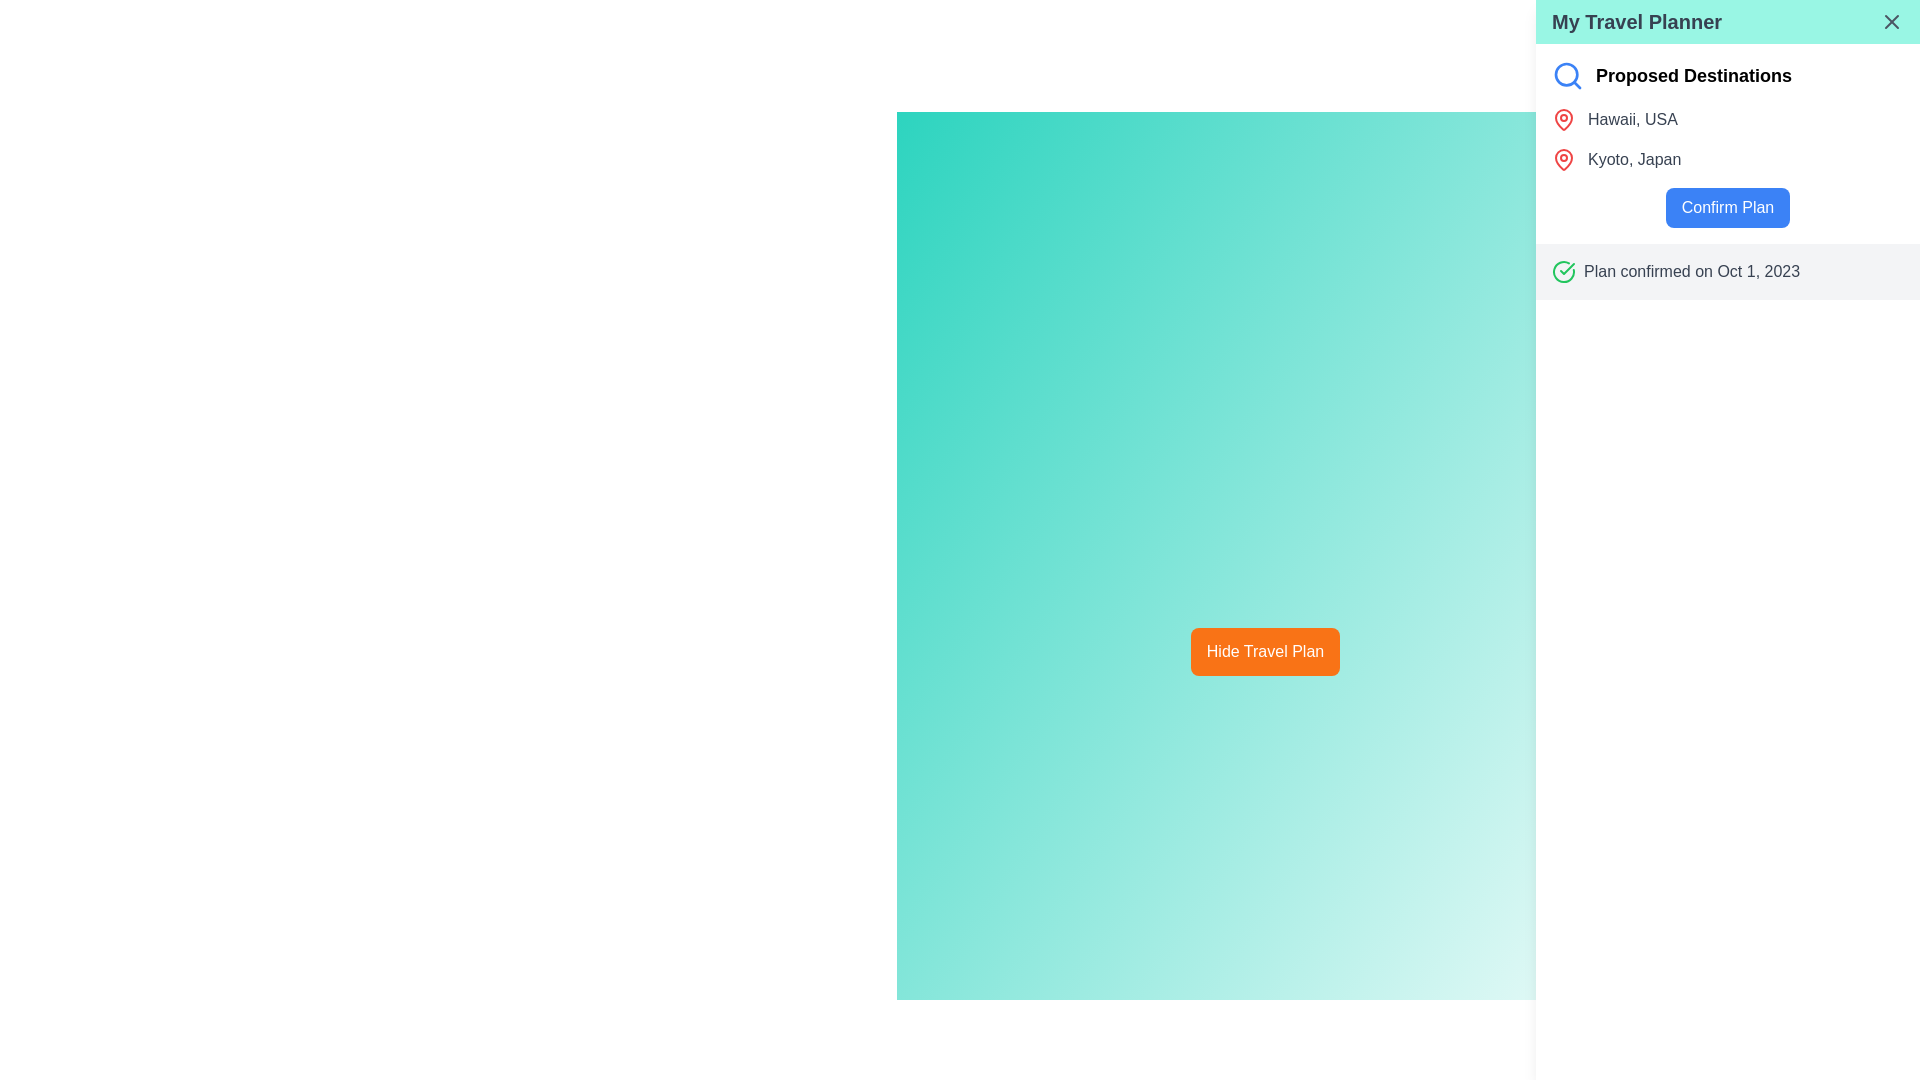 The width and height of the screenshot is (1920, 1080). I want to click on the Text Display with Icon that communicates a confirmation message regarding a travel plan, located near the bottom of the right-side panel titled 'My Travel Planner', directly under the 'Confirm Plan' button, so click(1727, 272).